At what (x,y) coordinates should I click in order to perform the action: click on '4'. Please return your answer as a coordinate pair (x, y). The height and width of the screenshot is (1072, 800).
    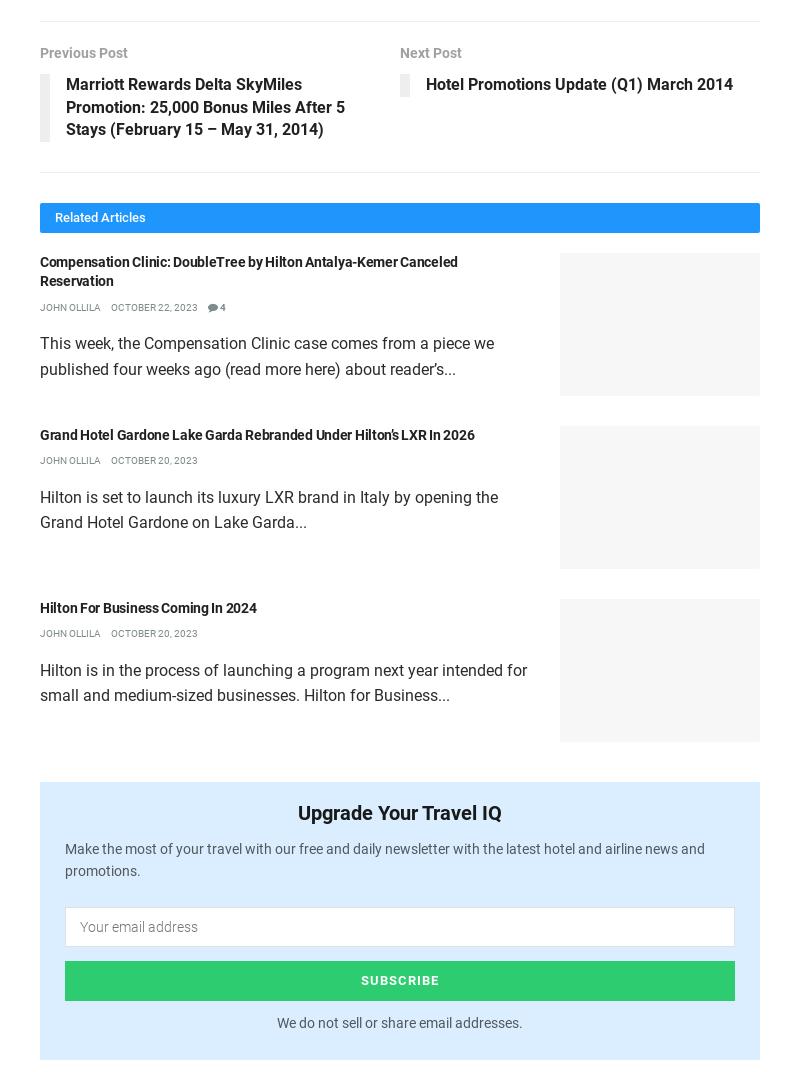
    Looking at the image, I should click on (222, 305).